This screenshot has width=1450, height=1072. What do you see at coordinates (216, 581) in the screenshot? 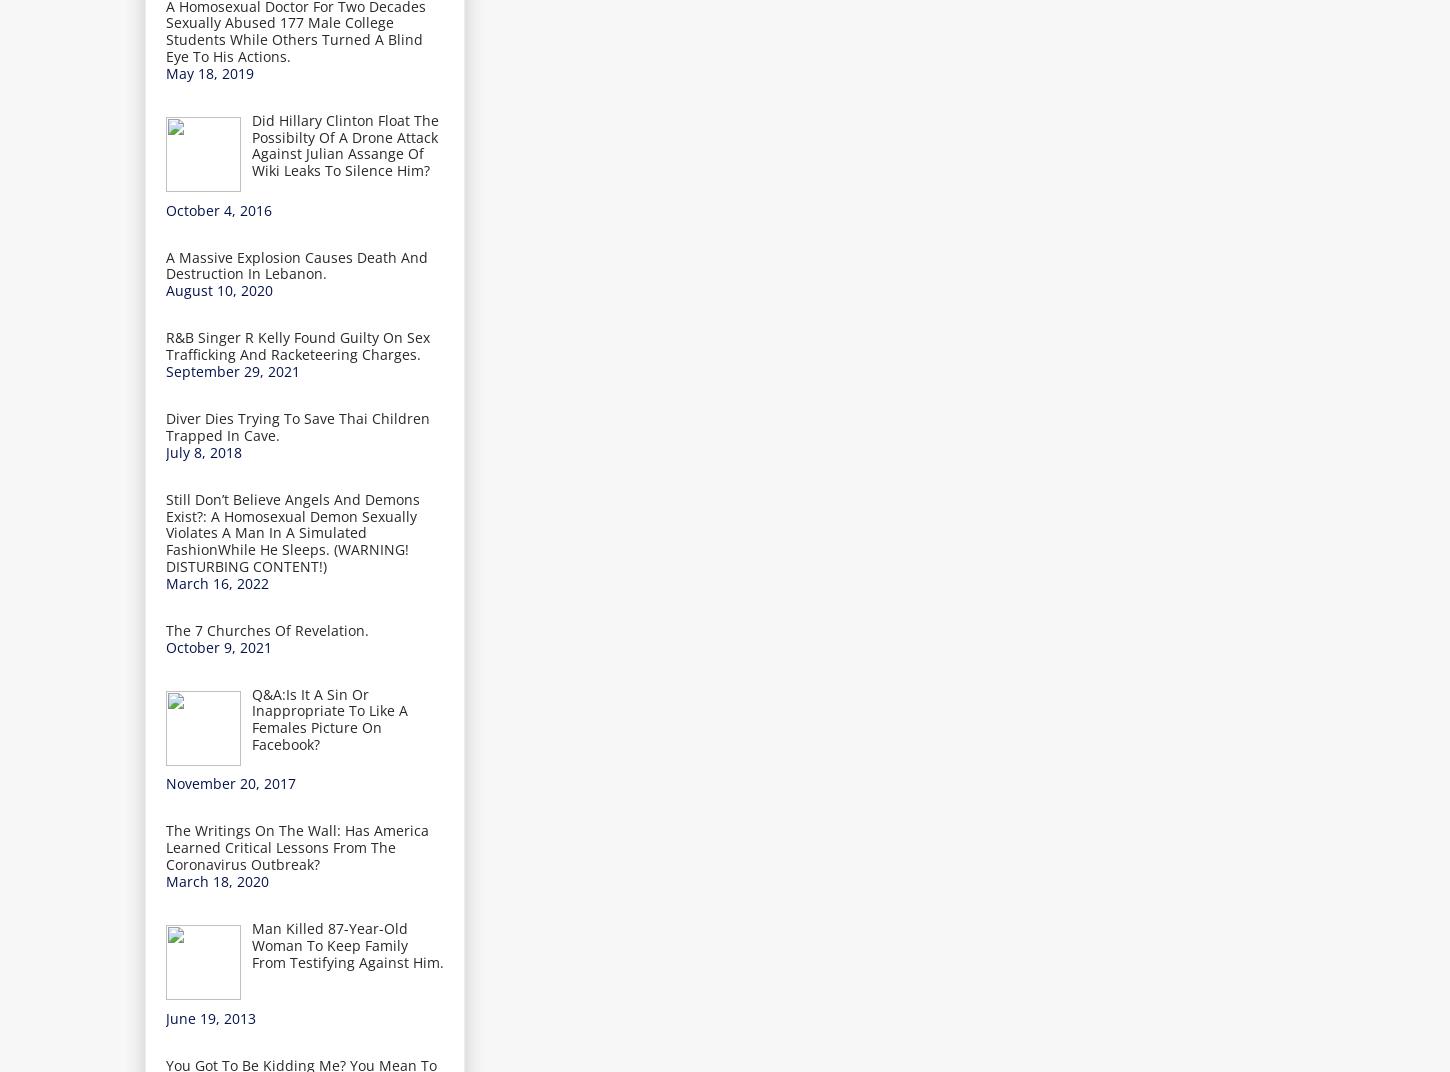
I see `'March 16, 2022'` at bounding box center [216, 581].